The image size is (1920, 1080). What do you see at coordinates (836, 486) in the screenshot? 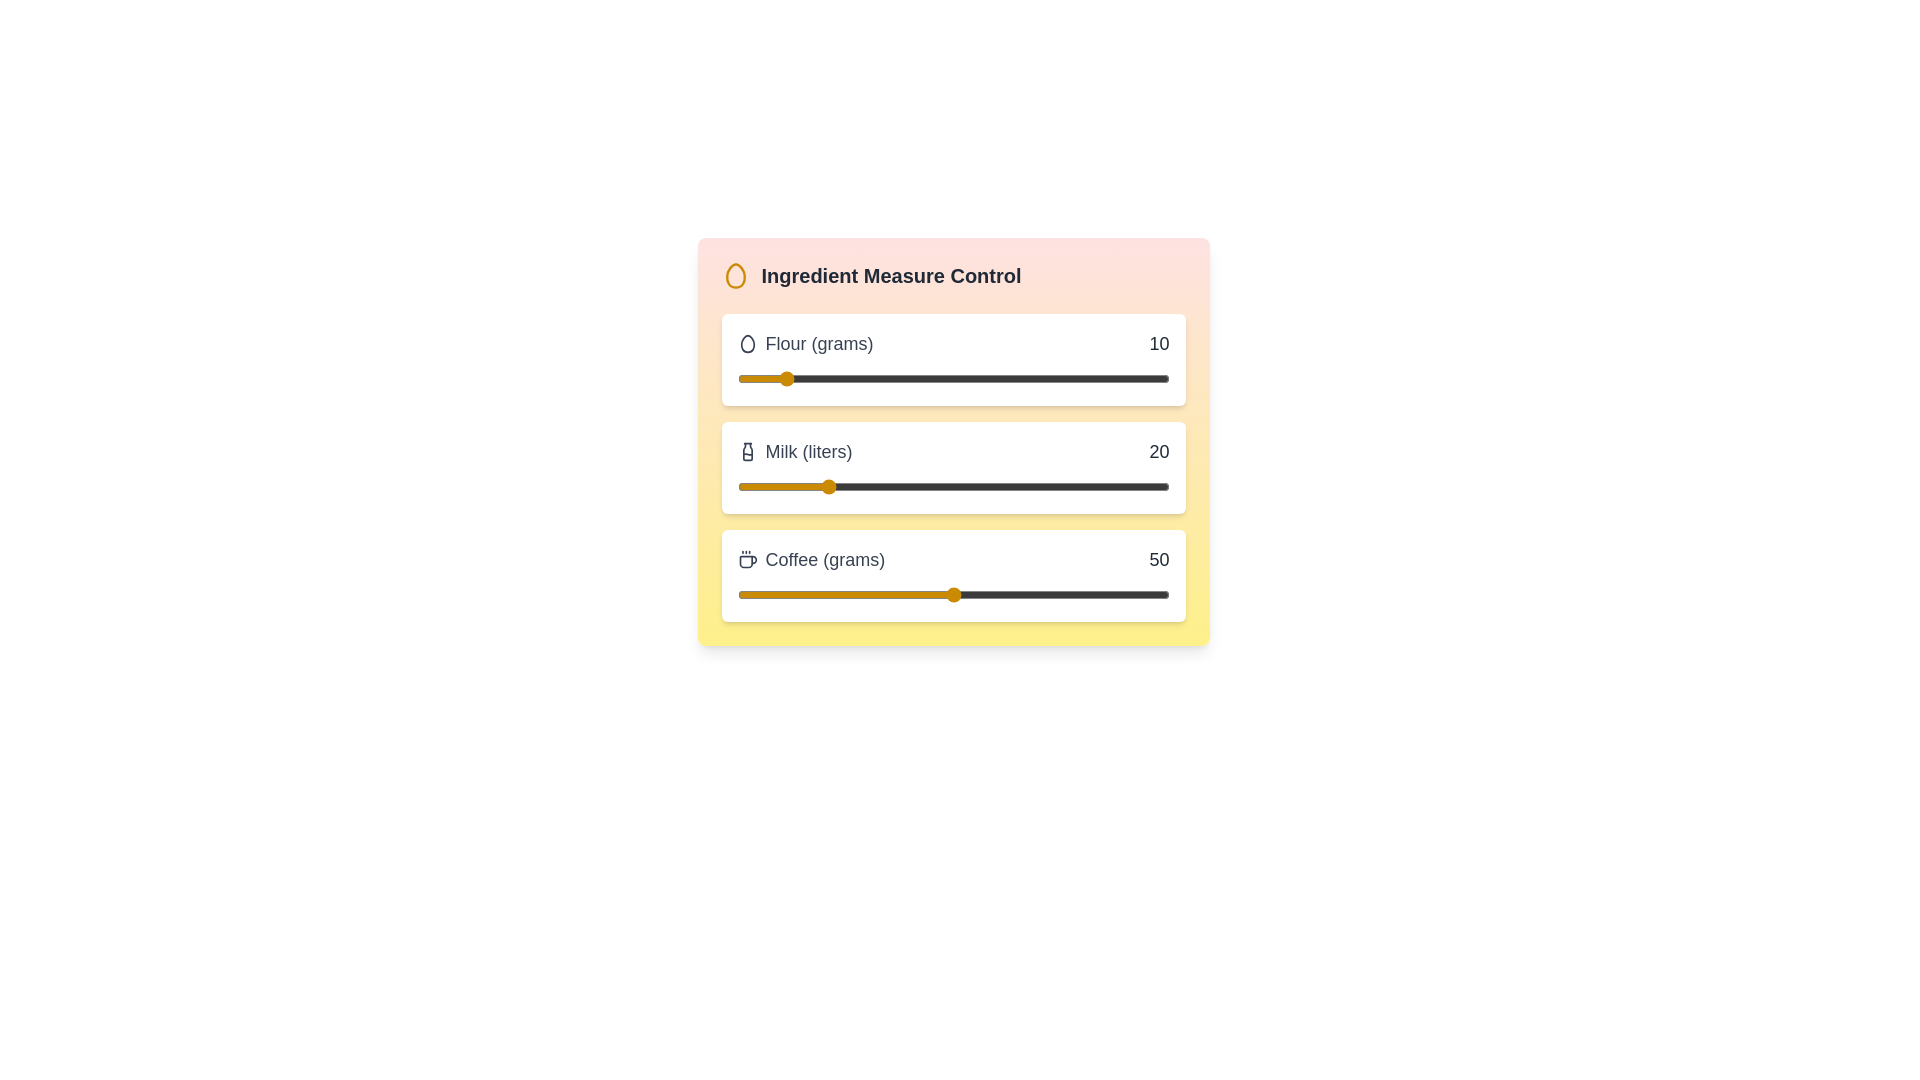
I see `the milk slider` at bounding box center [836, 486].